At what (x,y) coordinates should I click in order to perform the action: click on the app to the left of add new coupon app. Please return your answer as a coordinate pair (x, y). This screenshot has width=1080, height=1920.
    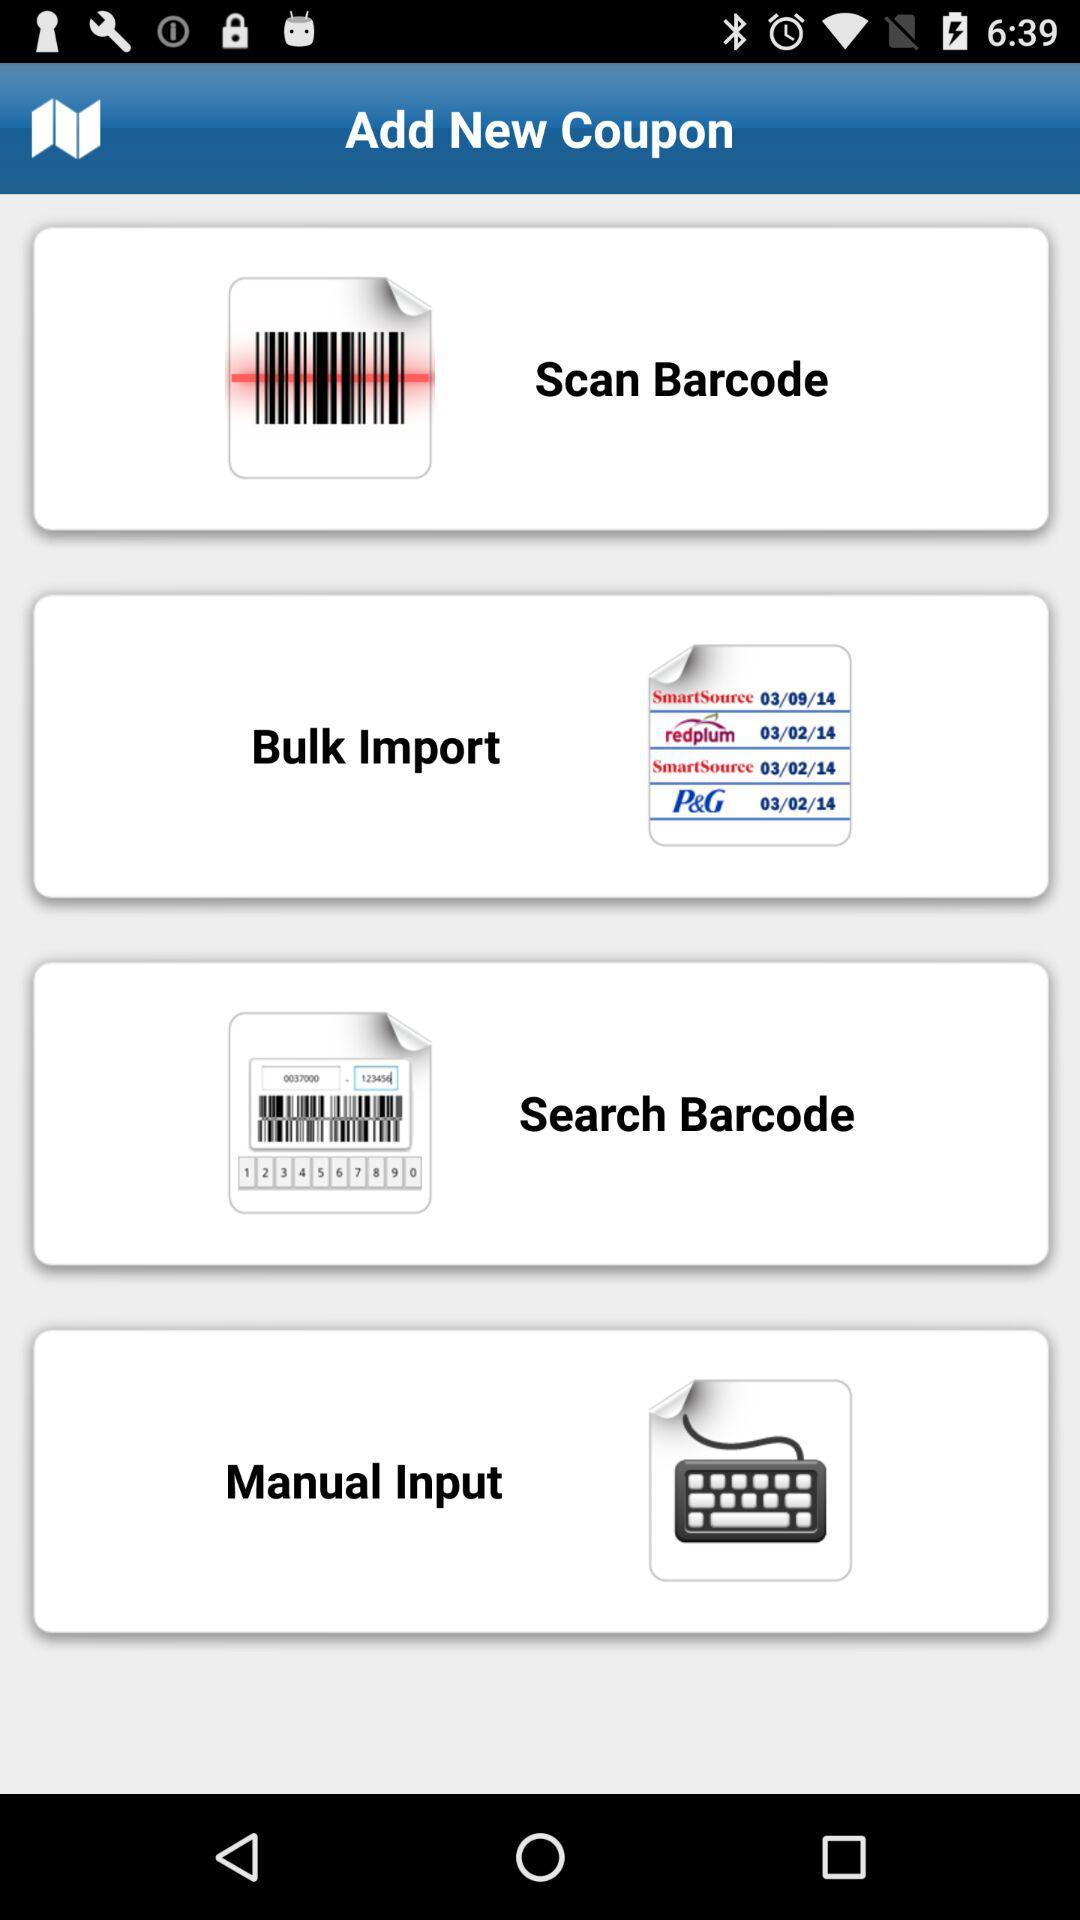
    Looking at the image, I should click on (64, 127).